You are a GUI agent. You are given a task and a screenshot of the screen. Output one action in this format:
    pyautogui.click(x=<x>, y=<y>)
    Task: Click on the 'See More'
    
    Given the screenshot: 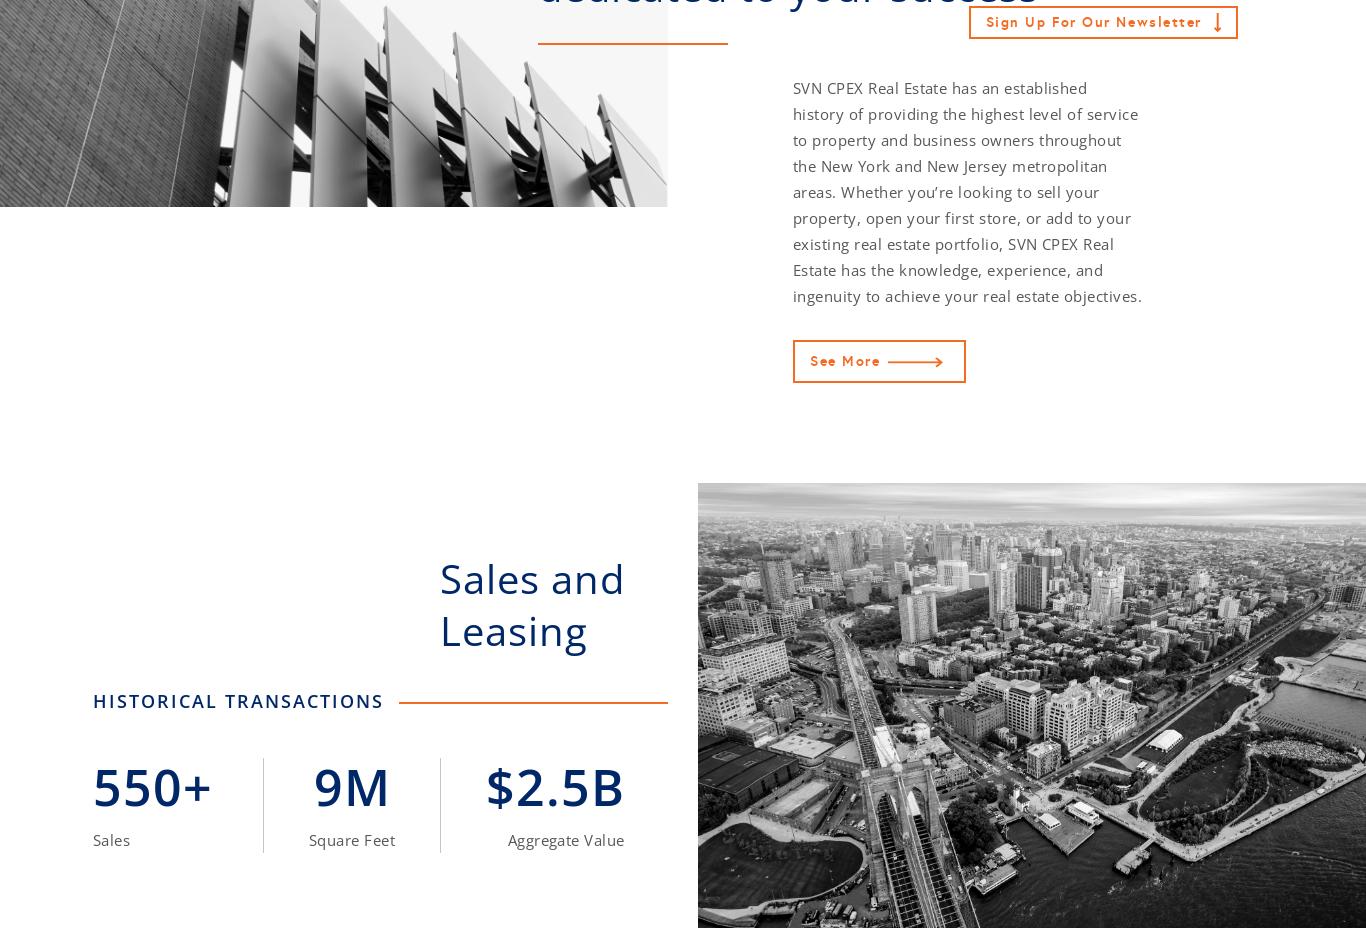 What is the action you would take?
    pyautogui.click(x=844, y=360)
    